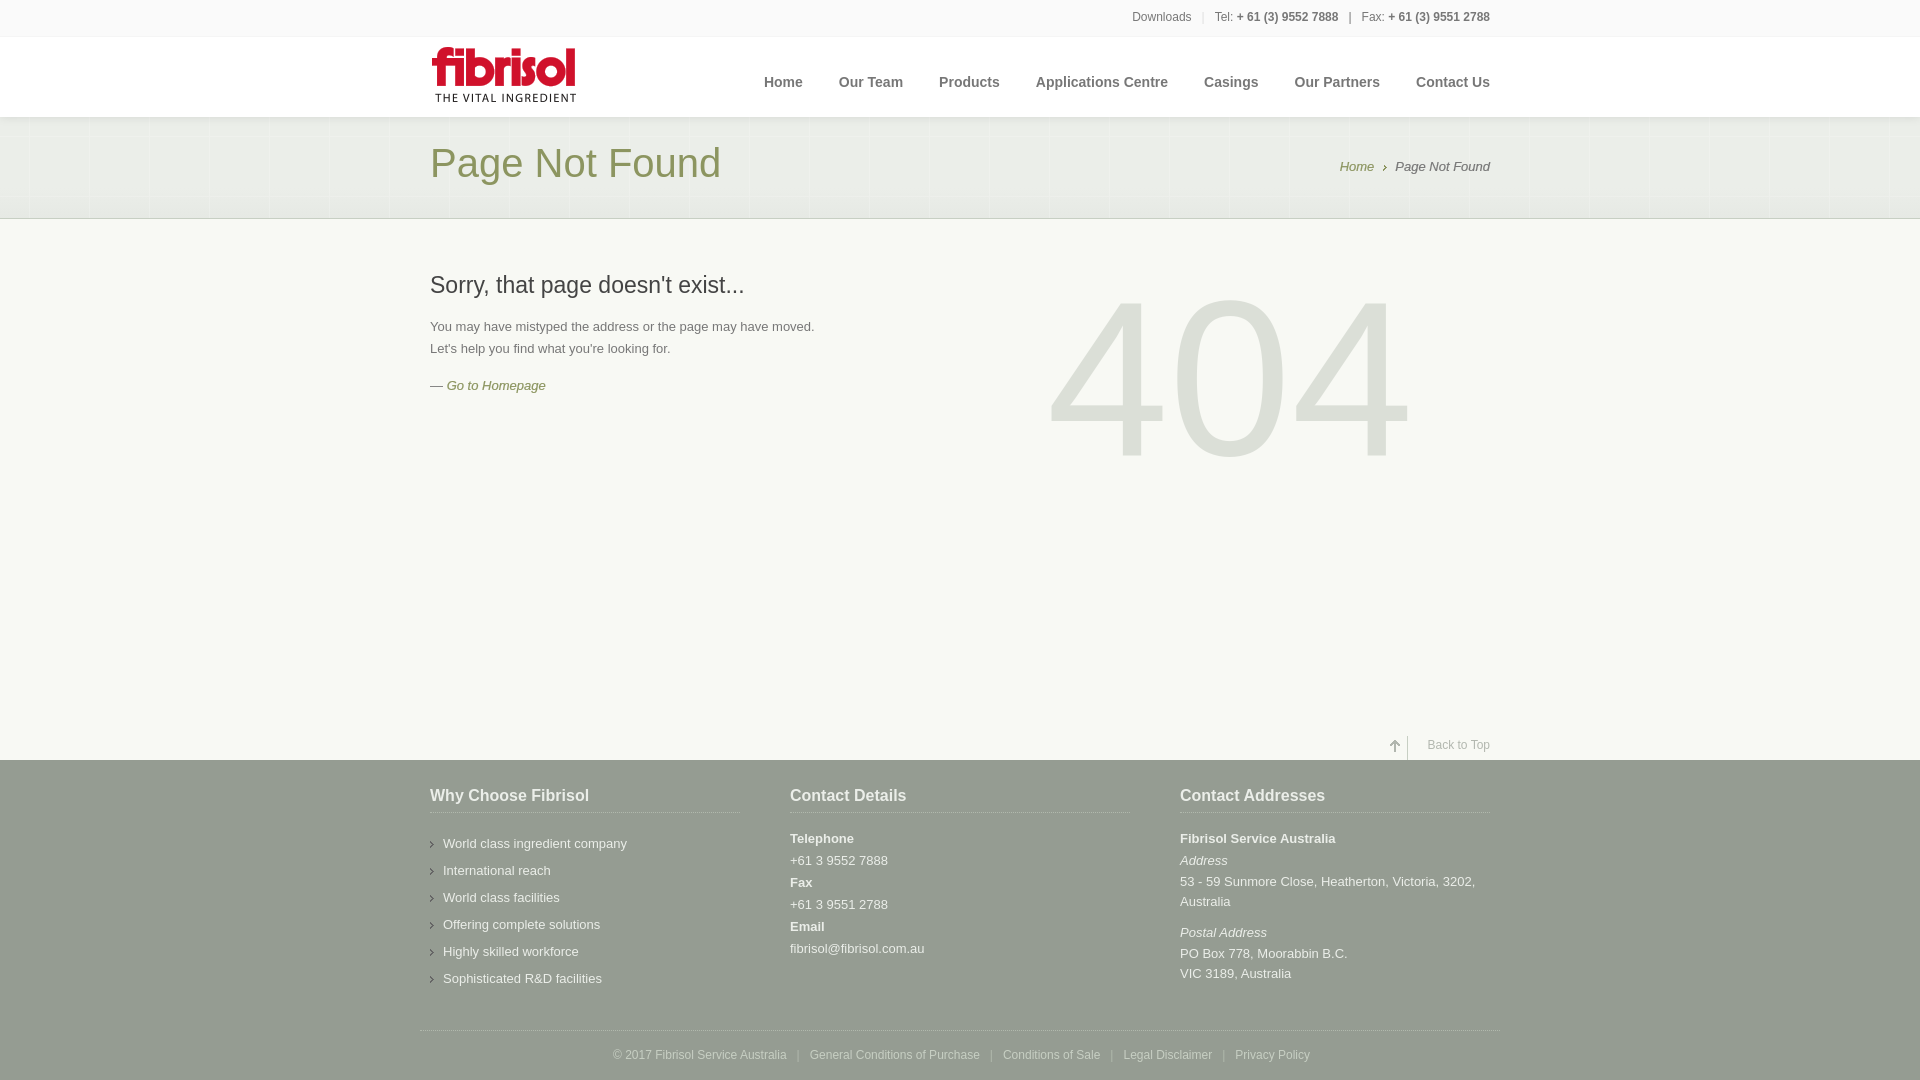 The height and width of the screenshot is (1080, 1920). I want to click on 'Products', so click(920, 92).